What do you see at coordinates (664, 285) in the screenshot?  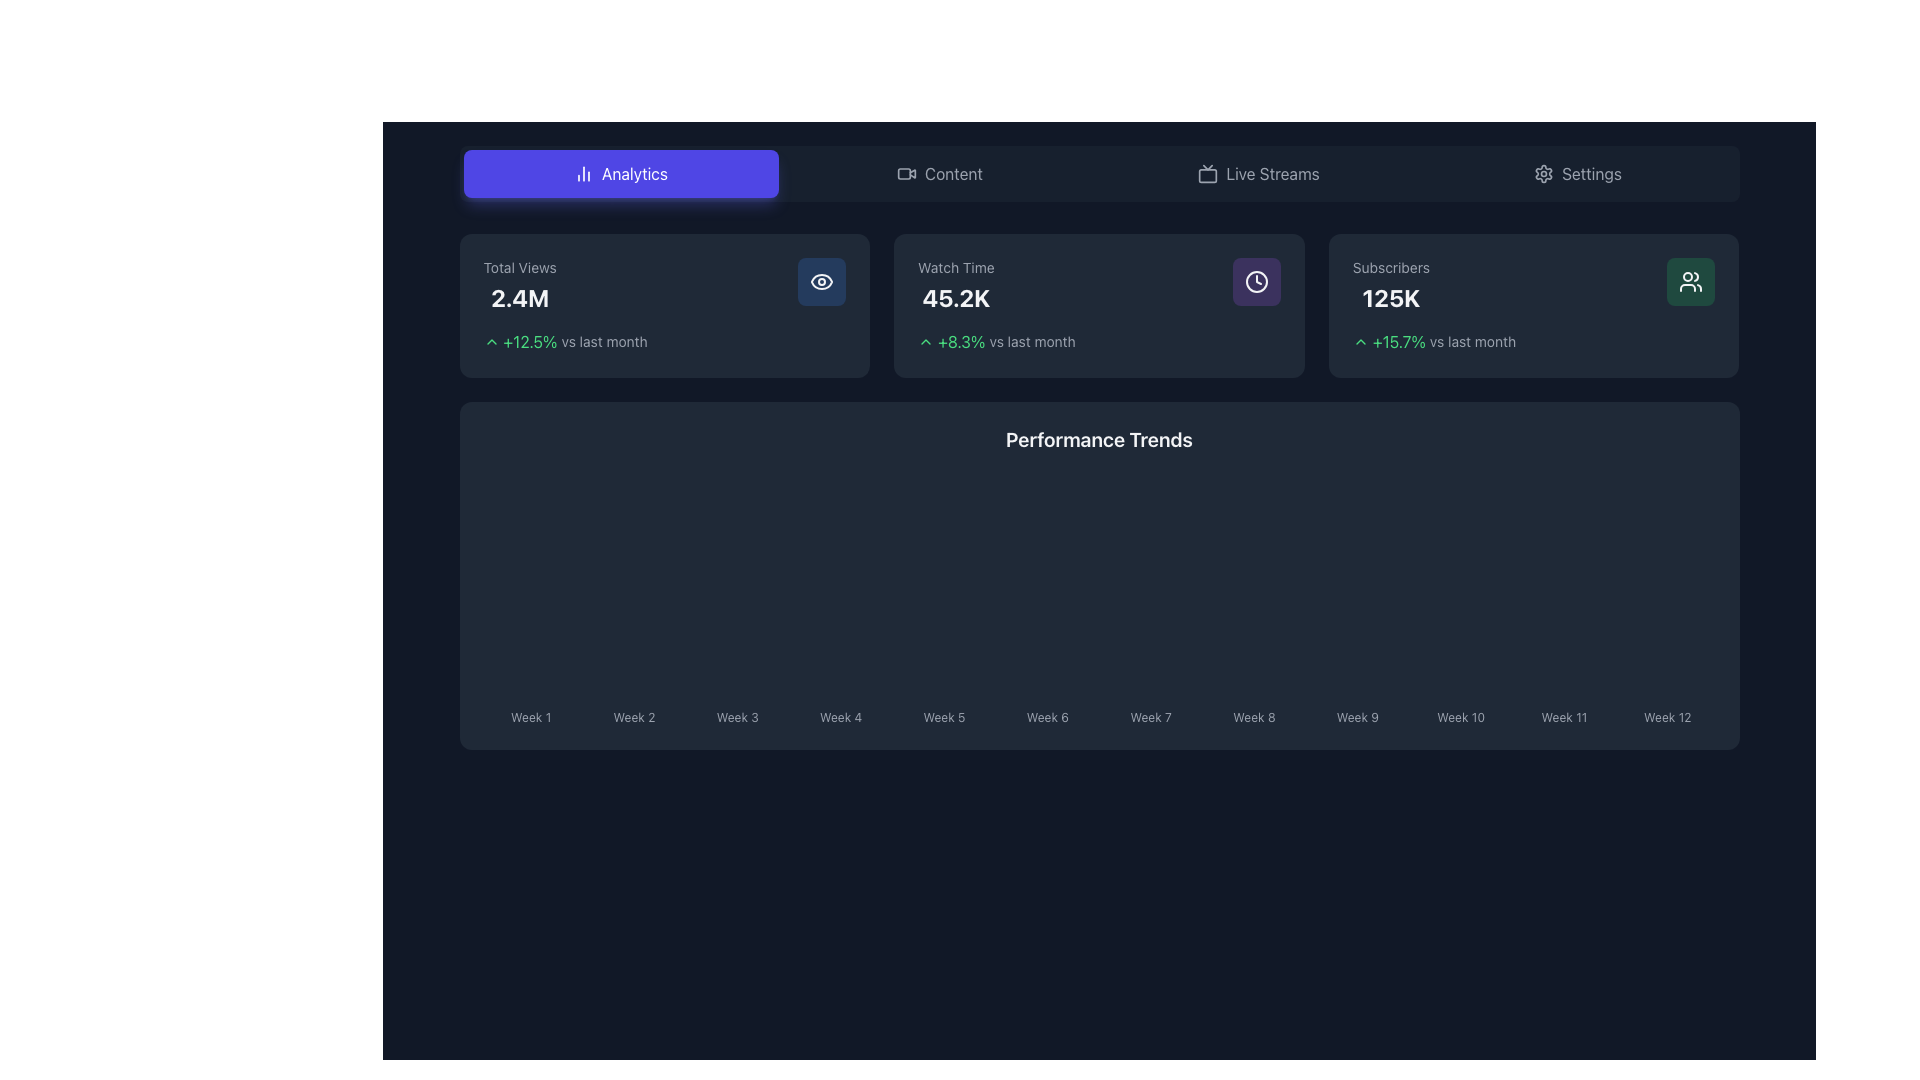 I see `the statistical information displayed in the Informational Display with Icon titled 'Total Views', which shows a bold value of '2.4M' and an eye icon` at bounding box center [664, 285].